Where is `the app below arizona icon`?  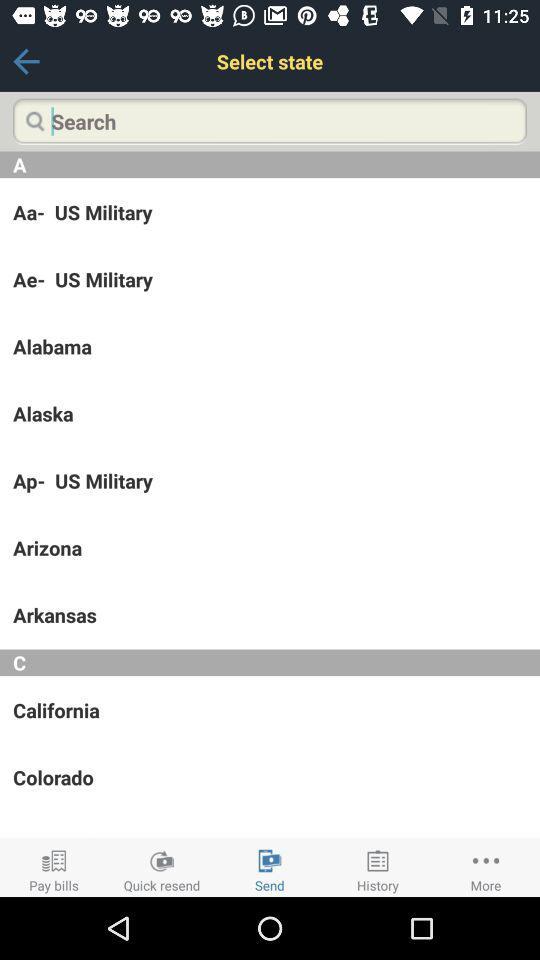
the app below arizona icon is located at coordinates (270, 614).